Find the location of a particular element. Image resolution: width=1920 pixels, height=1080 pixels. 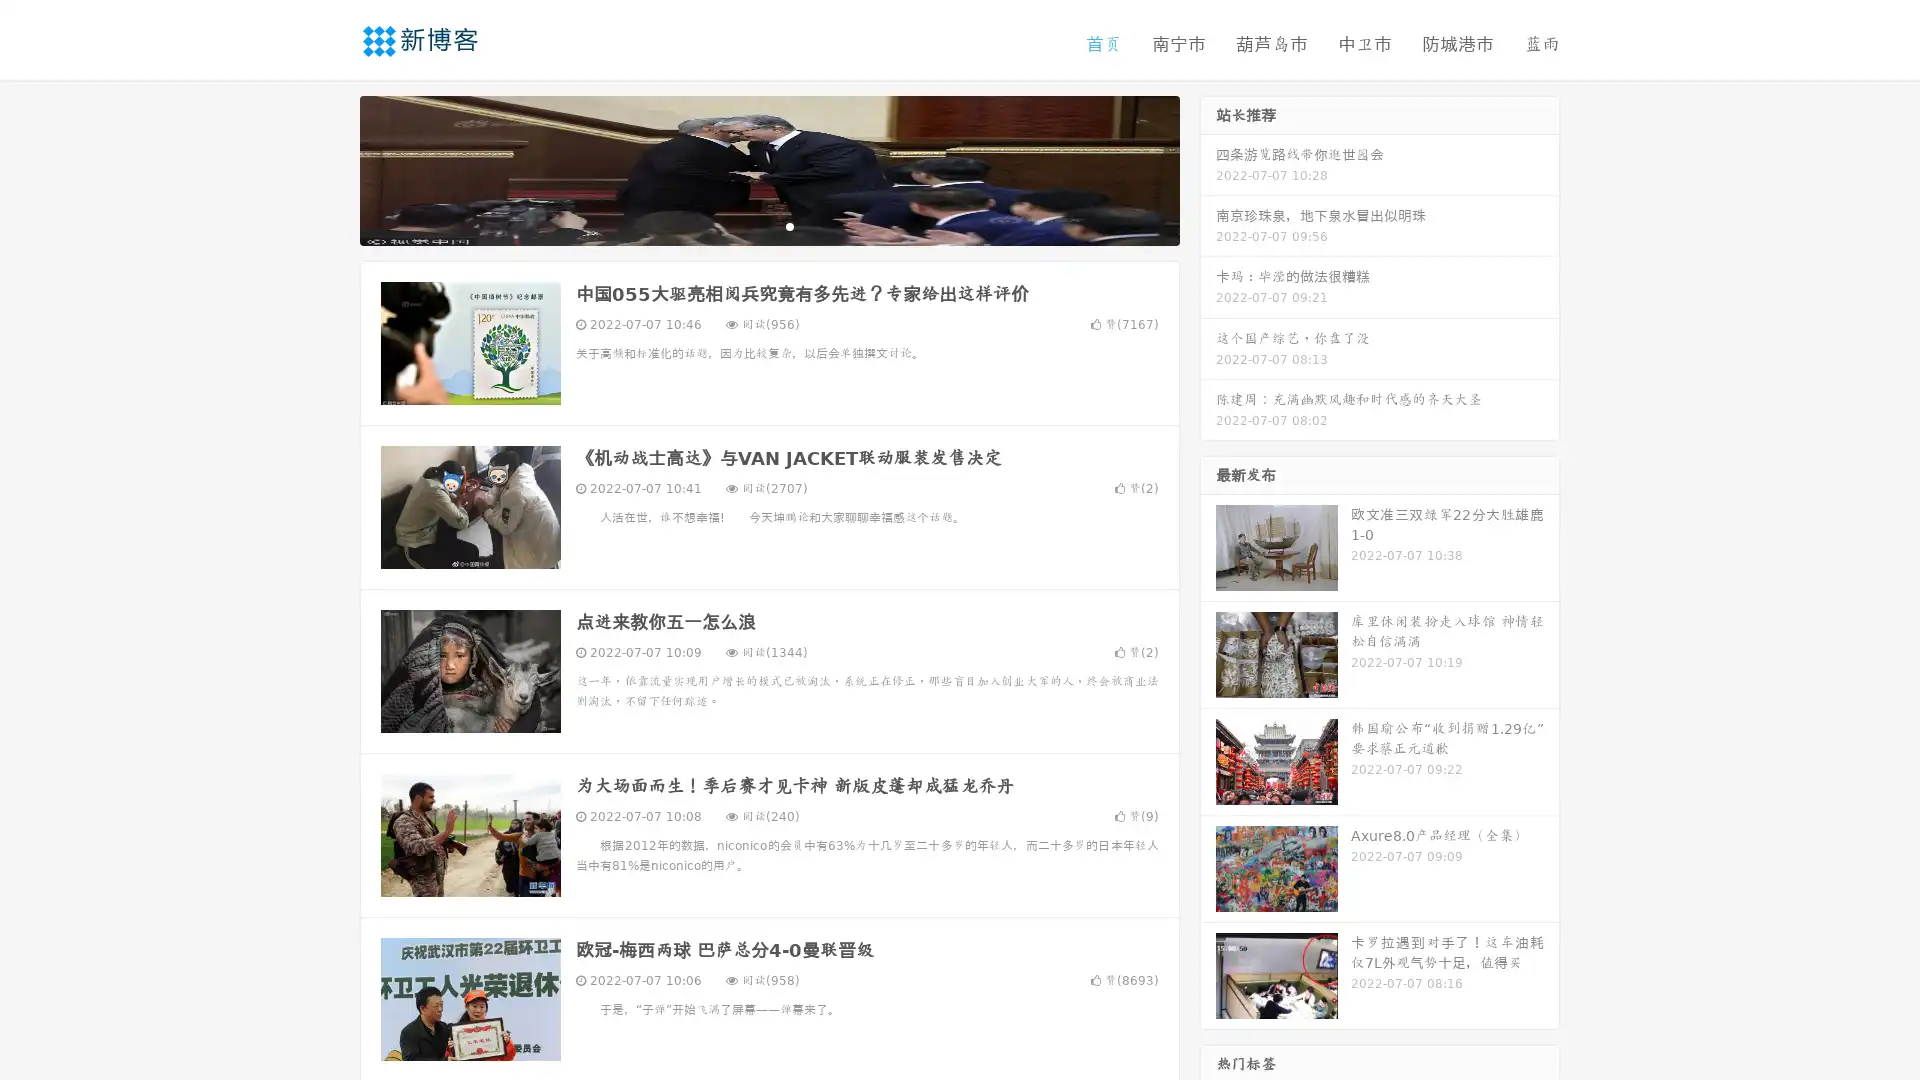

Next slide is located at coordinates (1208, 168).